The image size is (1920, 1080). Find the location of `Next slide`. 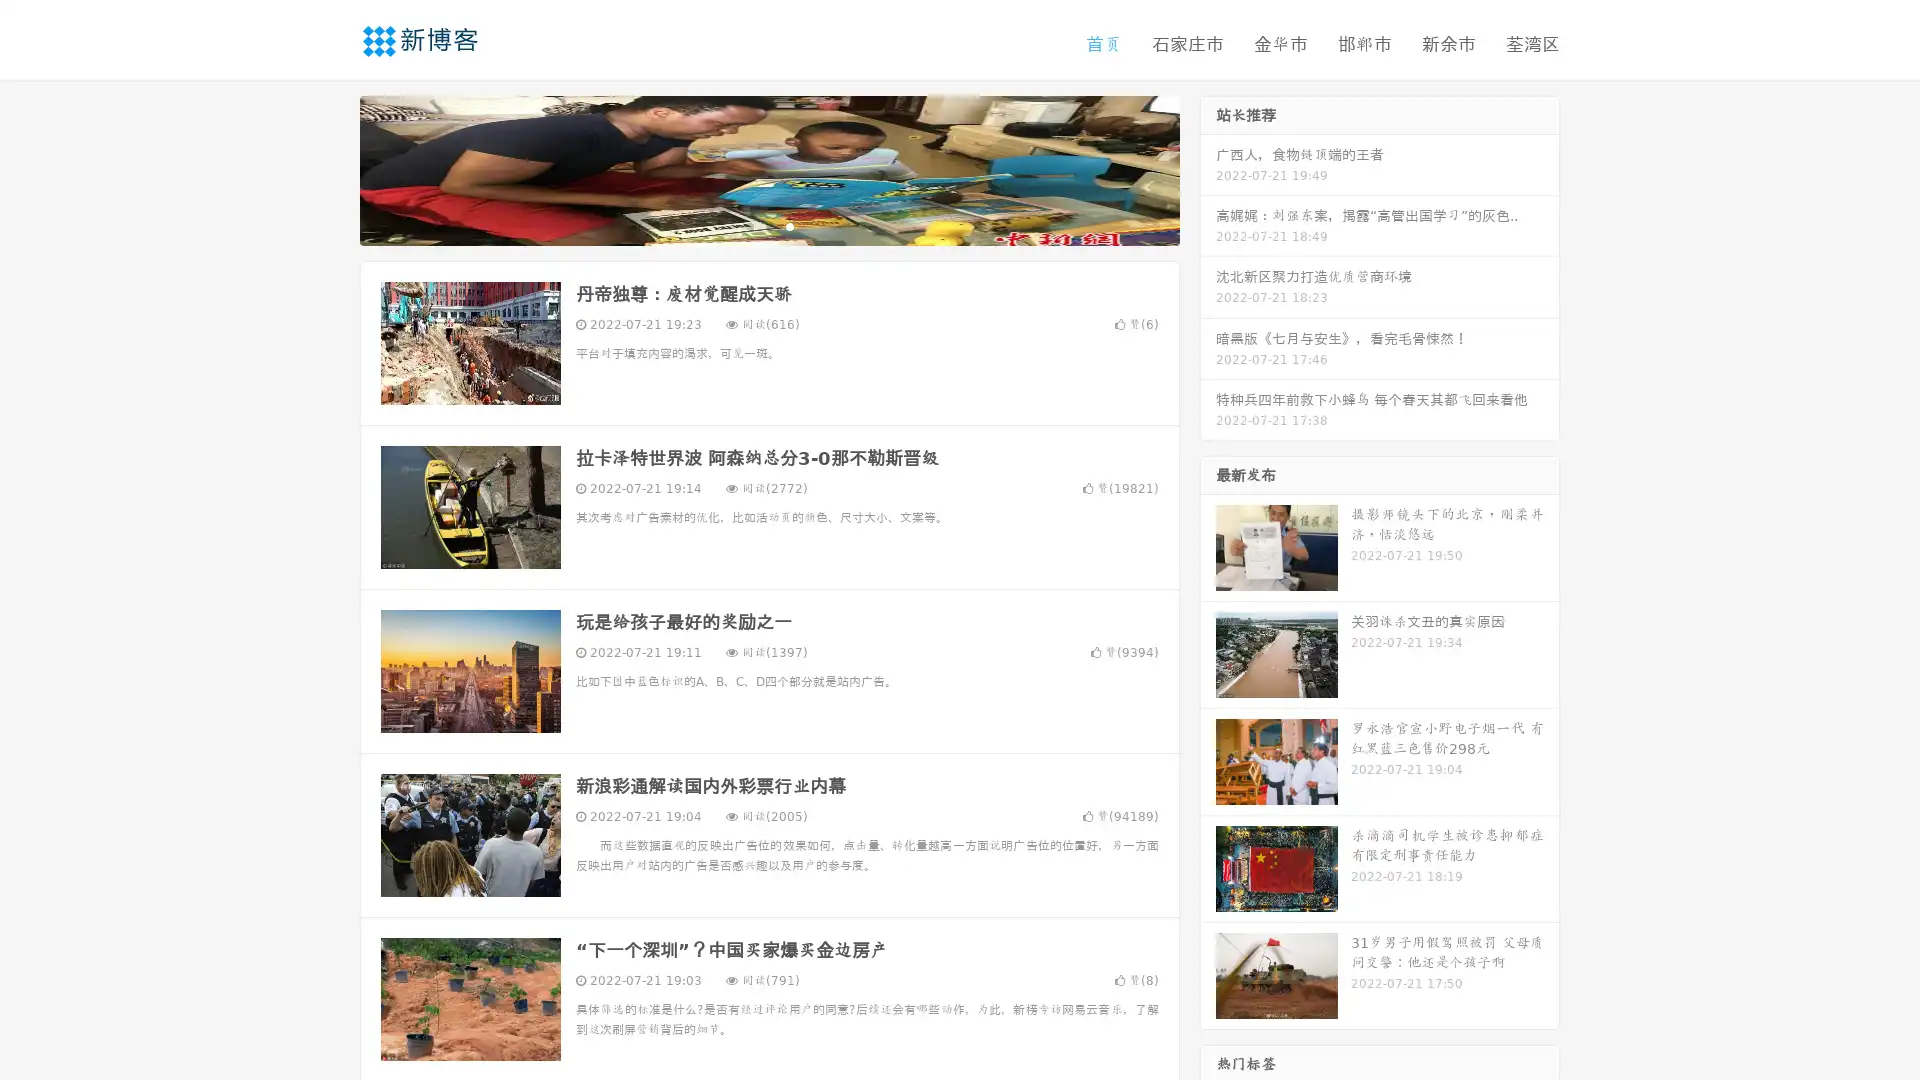

Next slide is located at coordinates (1208, 168).